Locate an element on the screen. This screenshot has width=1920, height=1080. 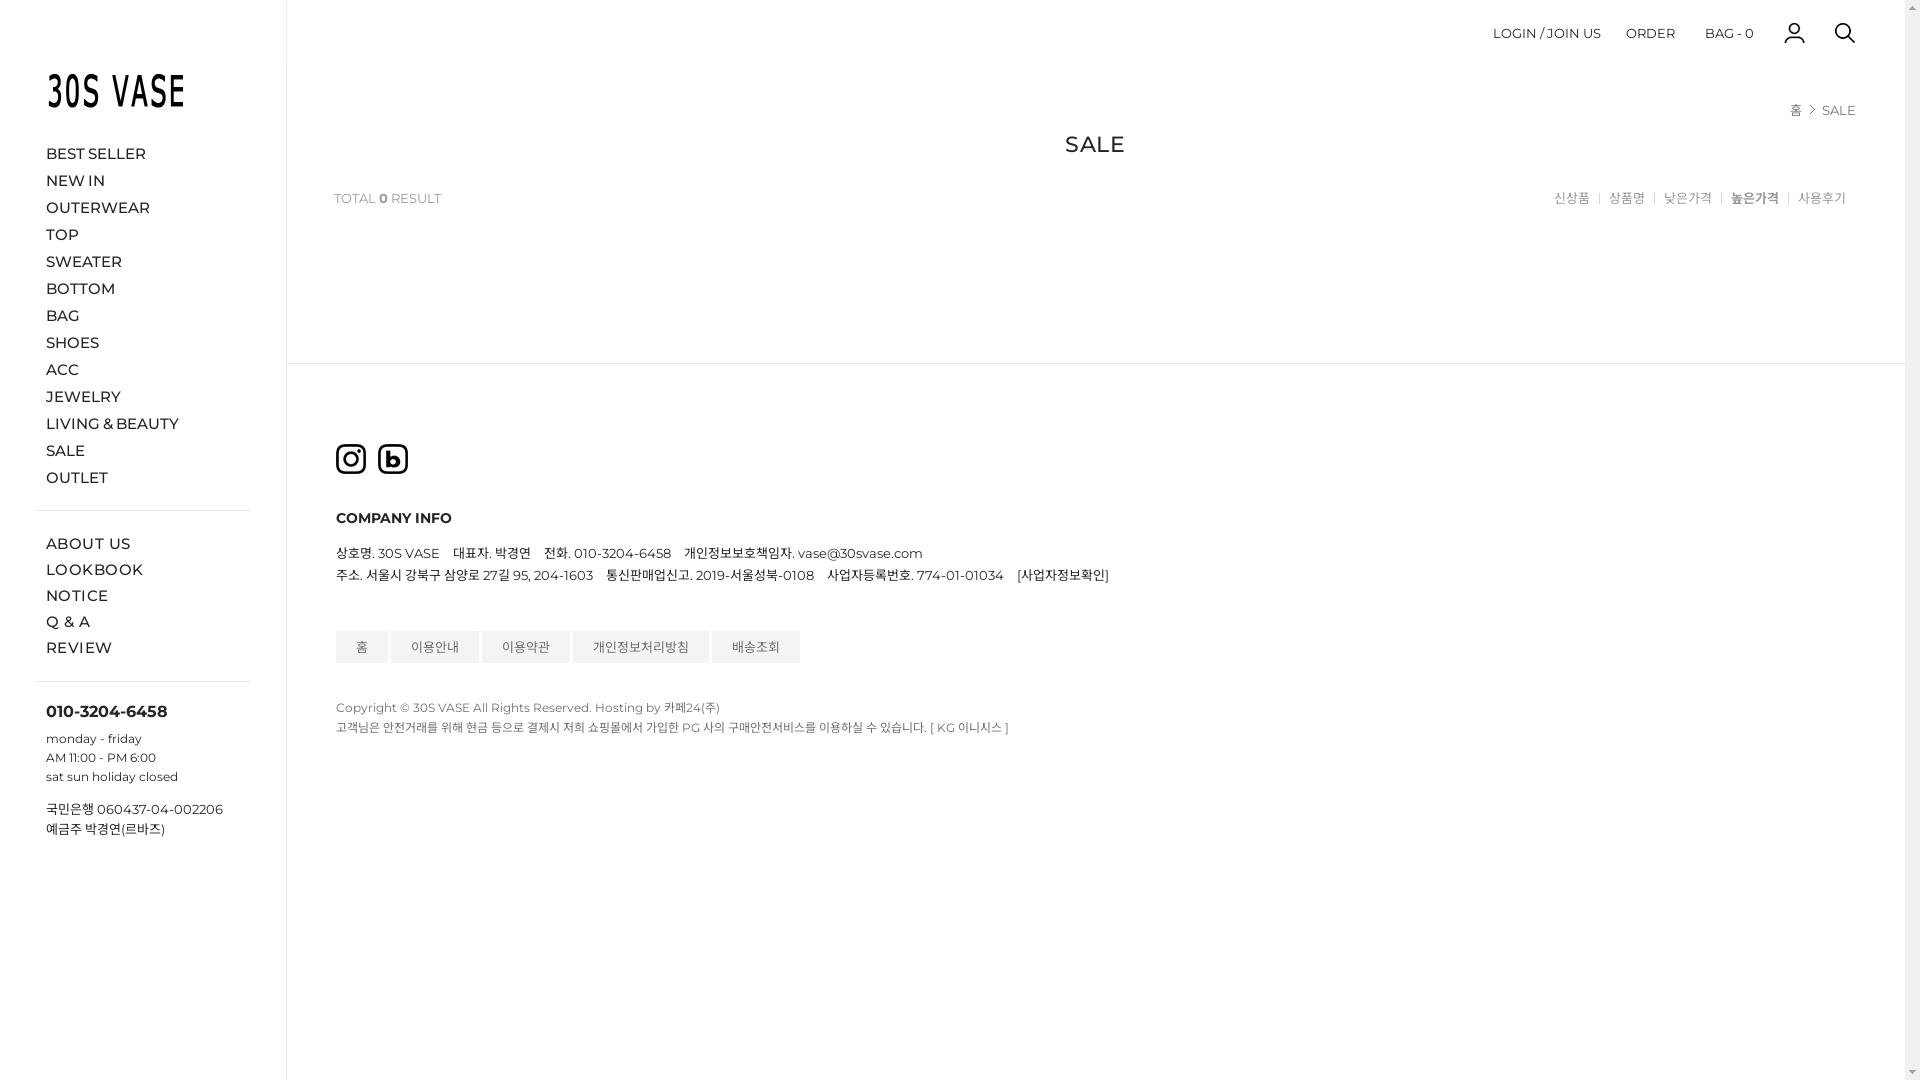
'ORDER' is located at coordinates (1650, 32).